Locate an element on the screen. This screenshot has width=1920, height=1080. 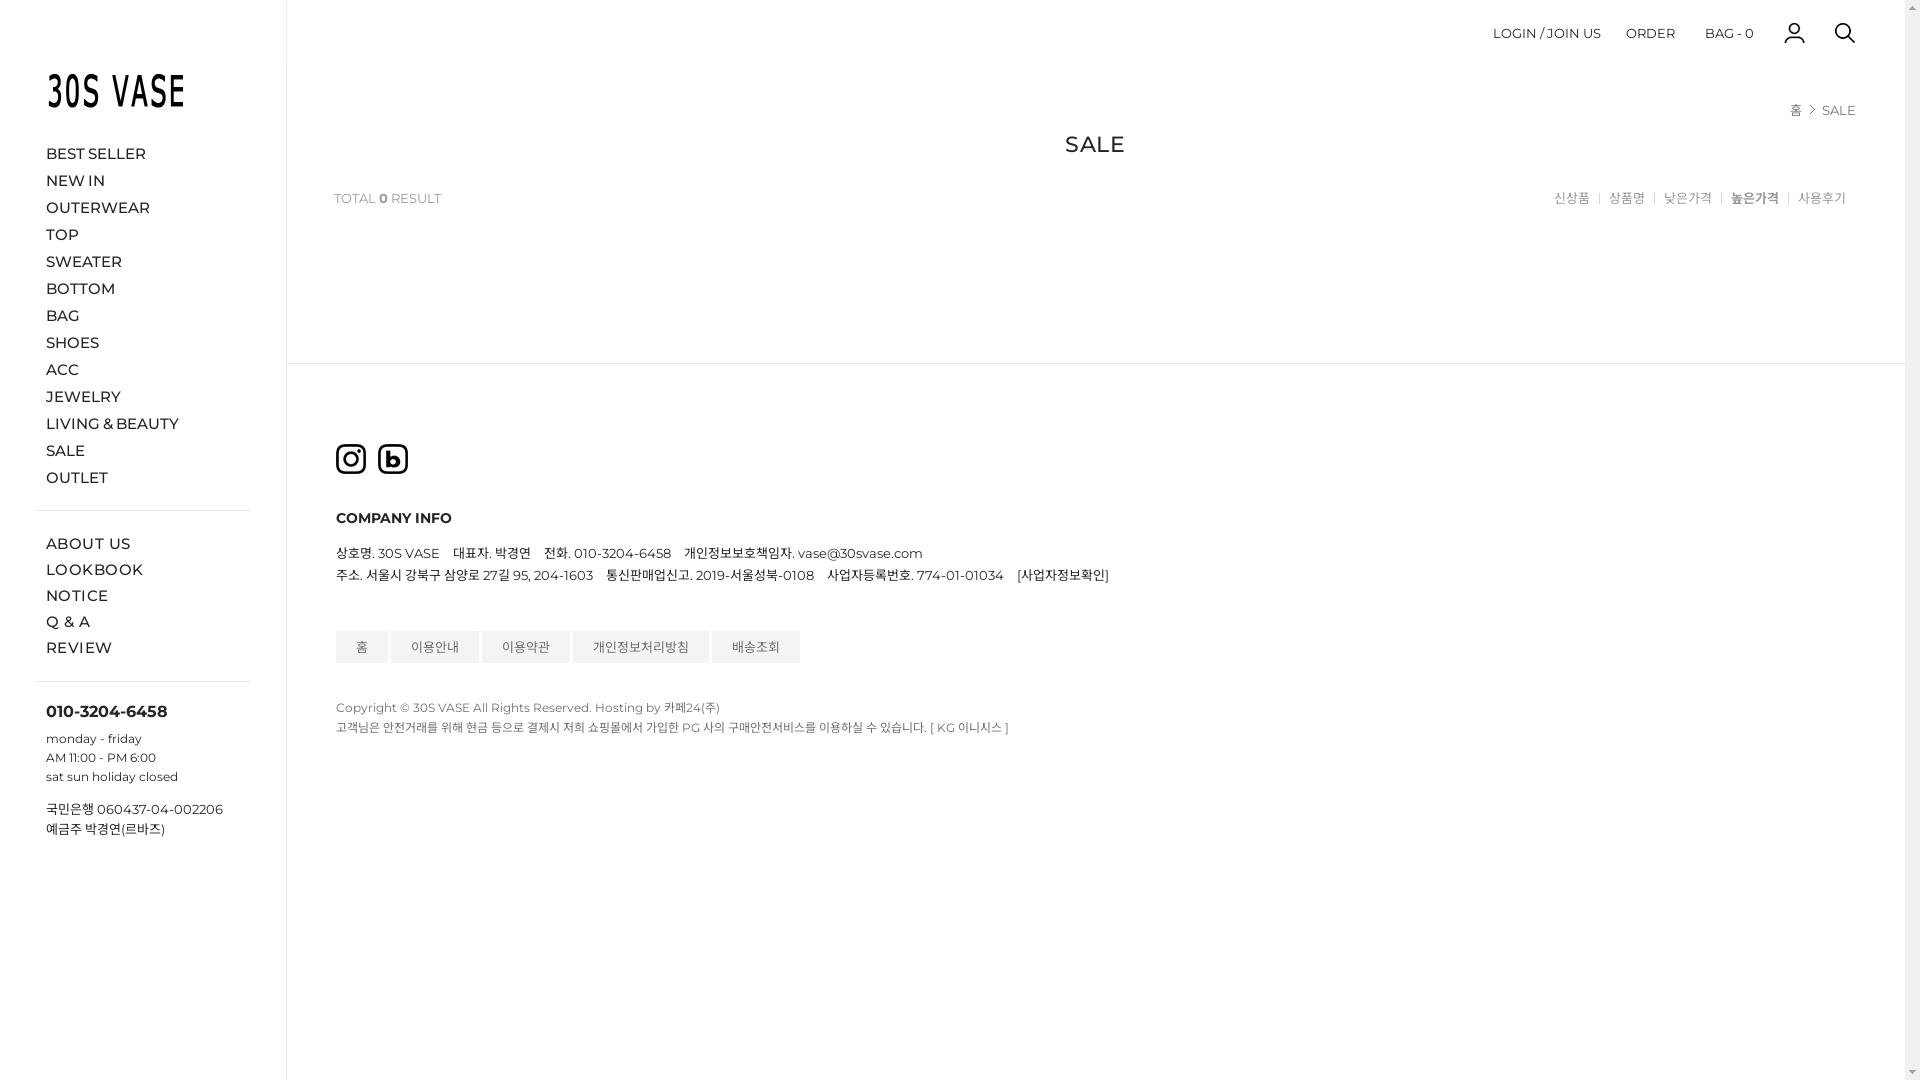
'ORDER' is located at coordinates (1650, 32).